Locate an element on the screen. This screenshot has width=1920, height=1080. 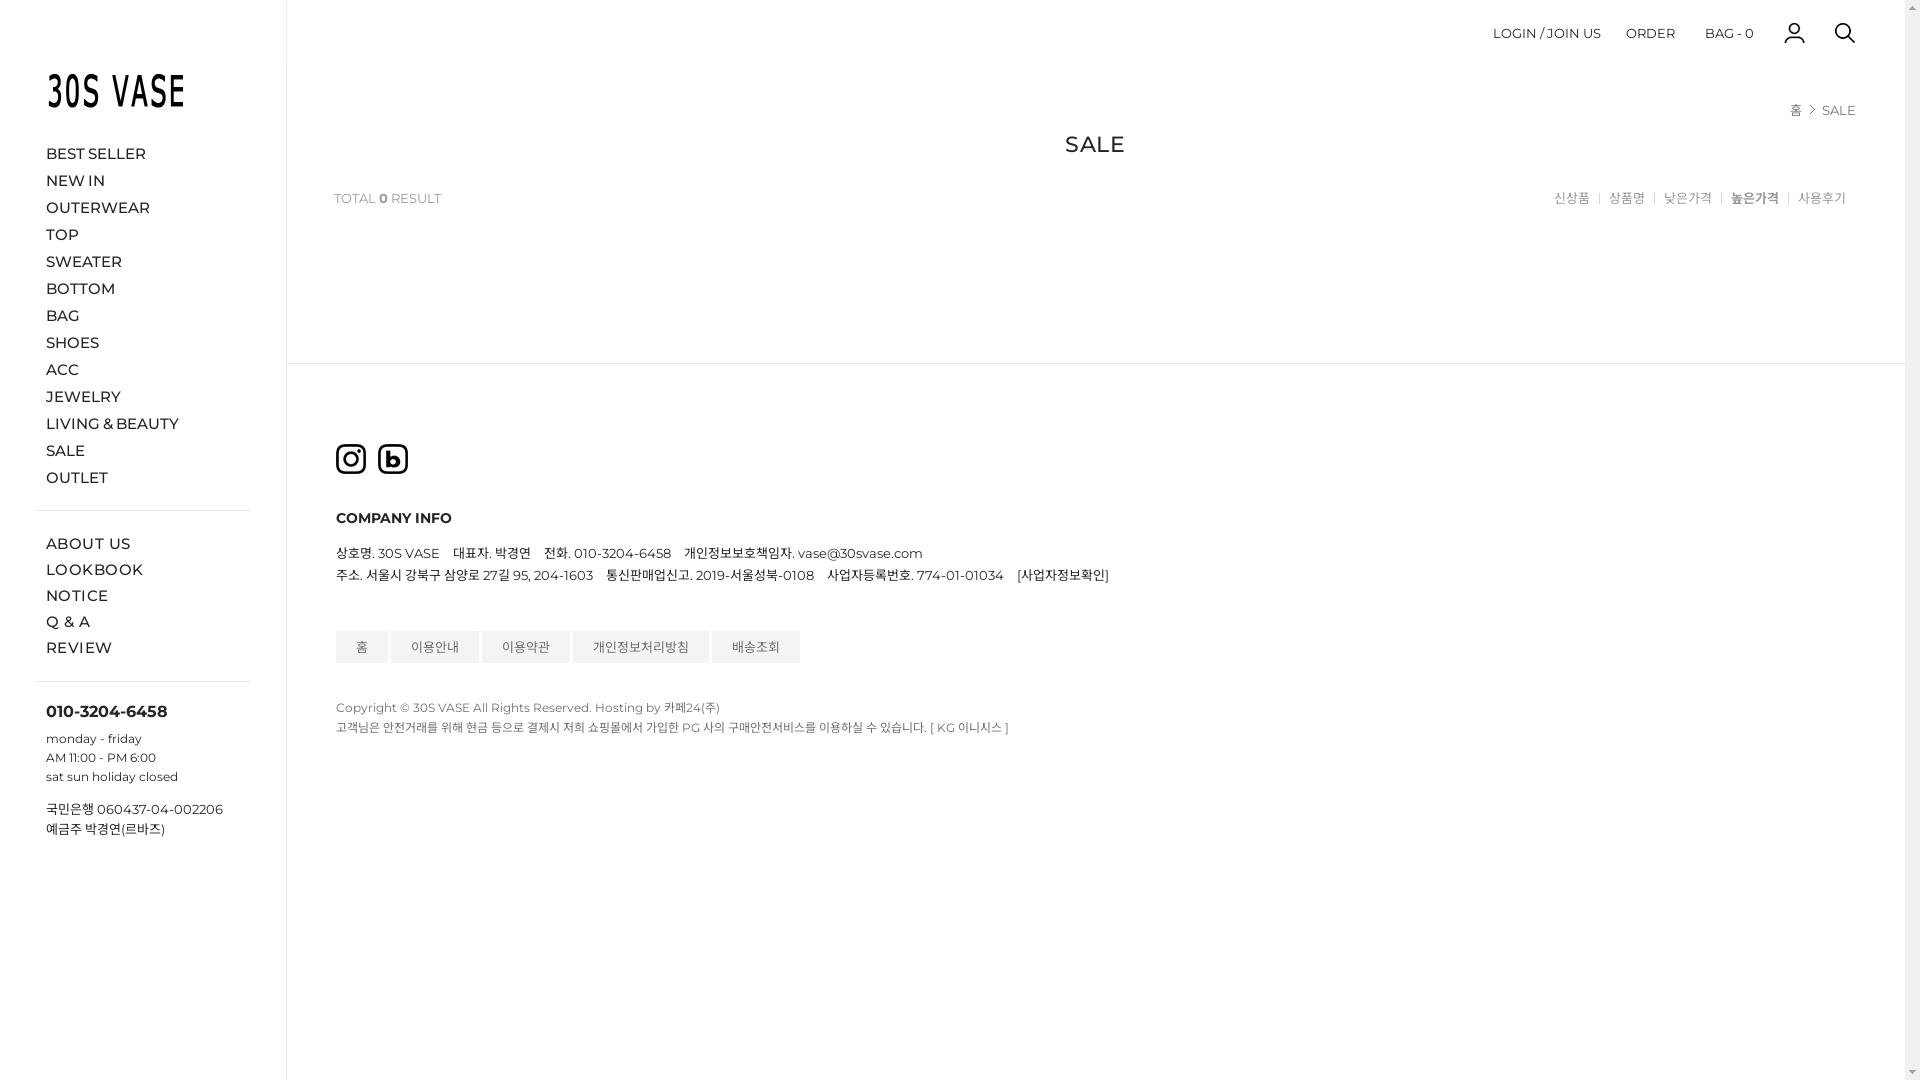
'ORDER' is located at coordinates (1650, 32).